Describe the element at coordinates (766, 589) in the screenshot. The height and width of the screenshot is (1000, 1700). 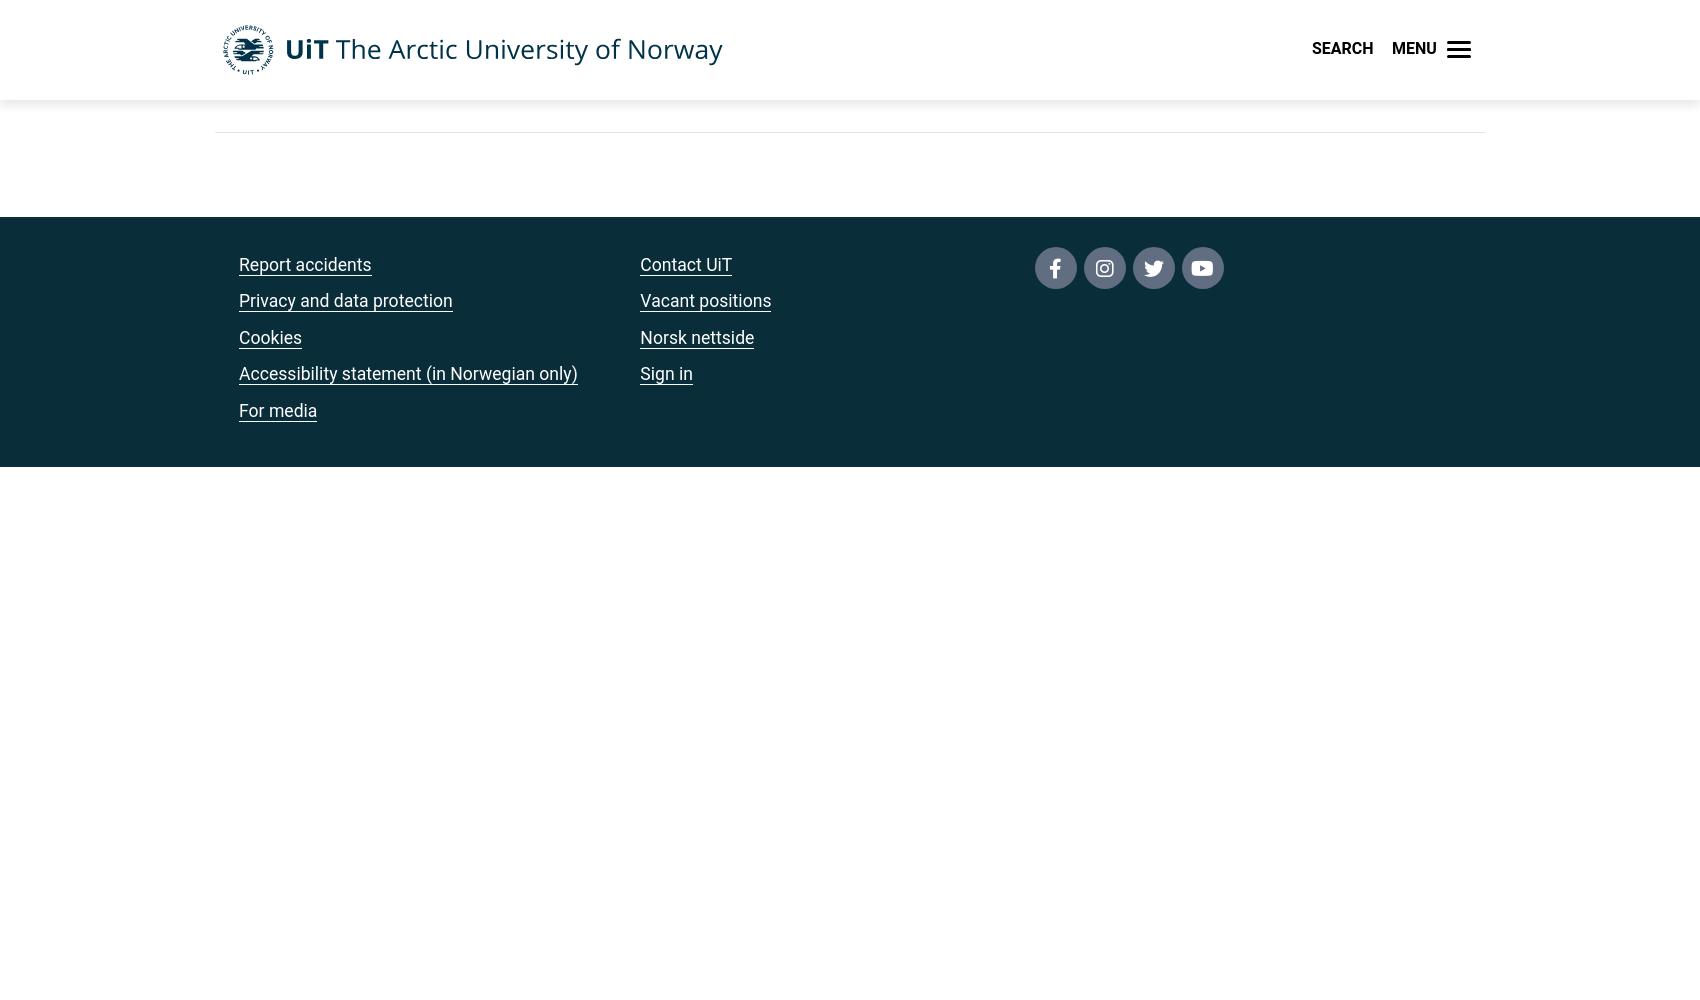
I see `'For students'` at that location.